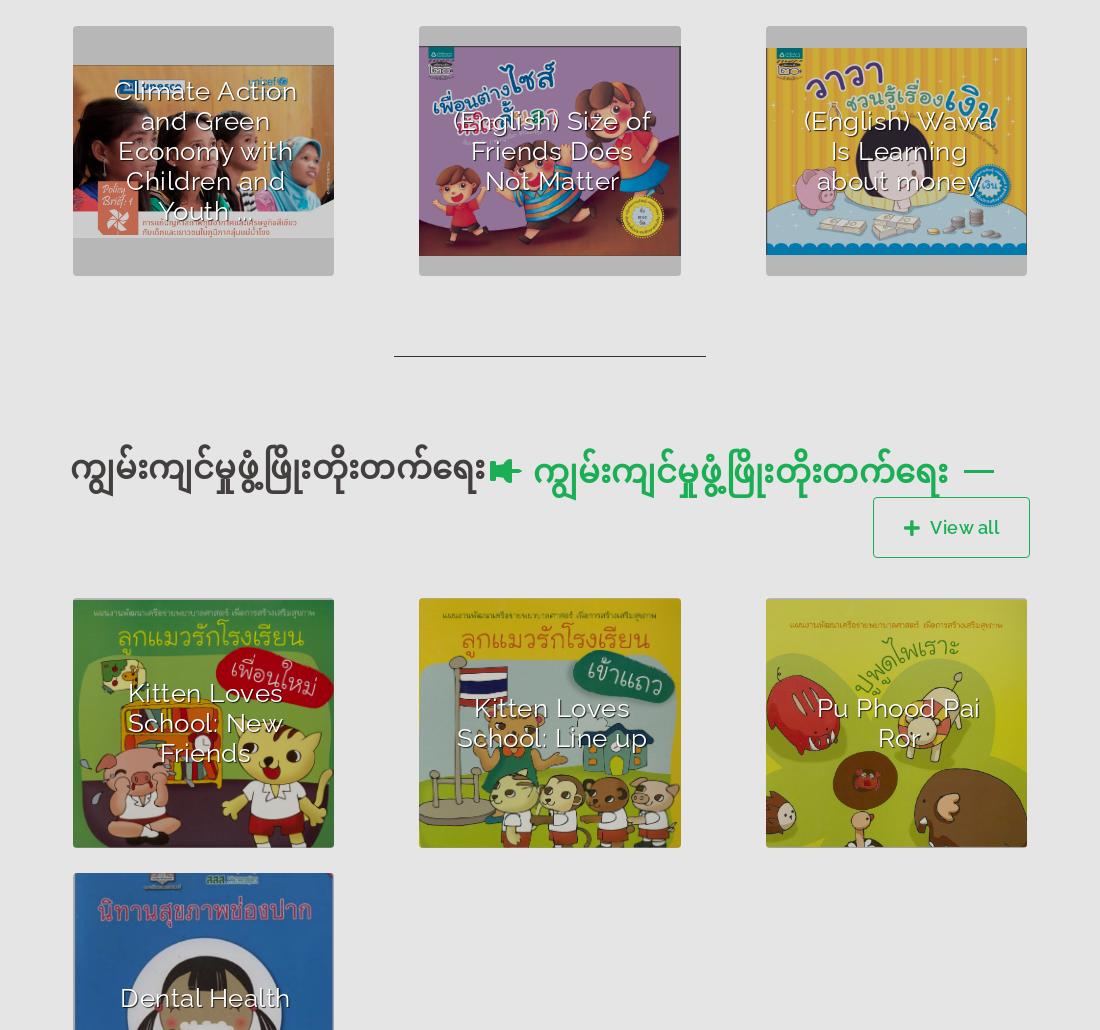 Image resolution: width=1100 pixels, height=1030 pixels. I want to click on 'Author :Winadda Thongplio', so click(165, 659).